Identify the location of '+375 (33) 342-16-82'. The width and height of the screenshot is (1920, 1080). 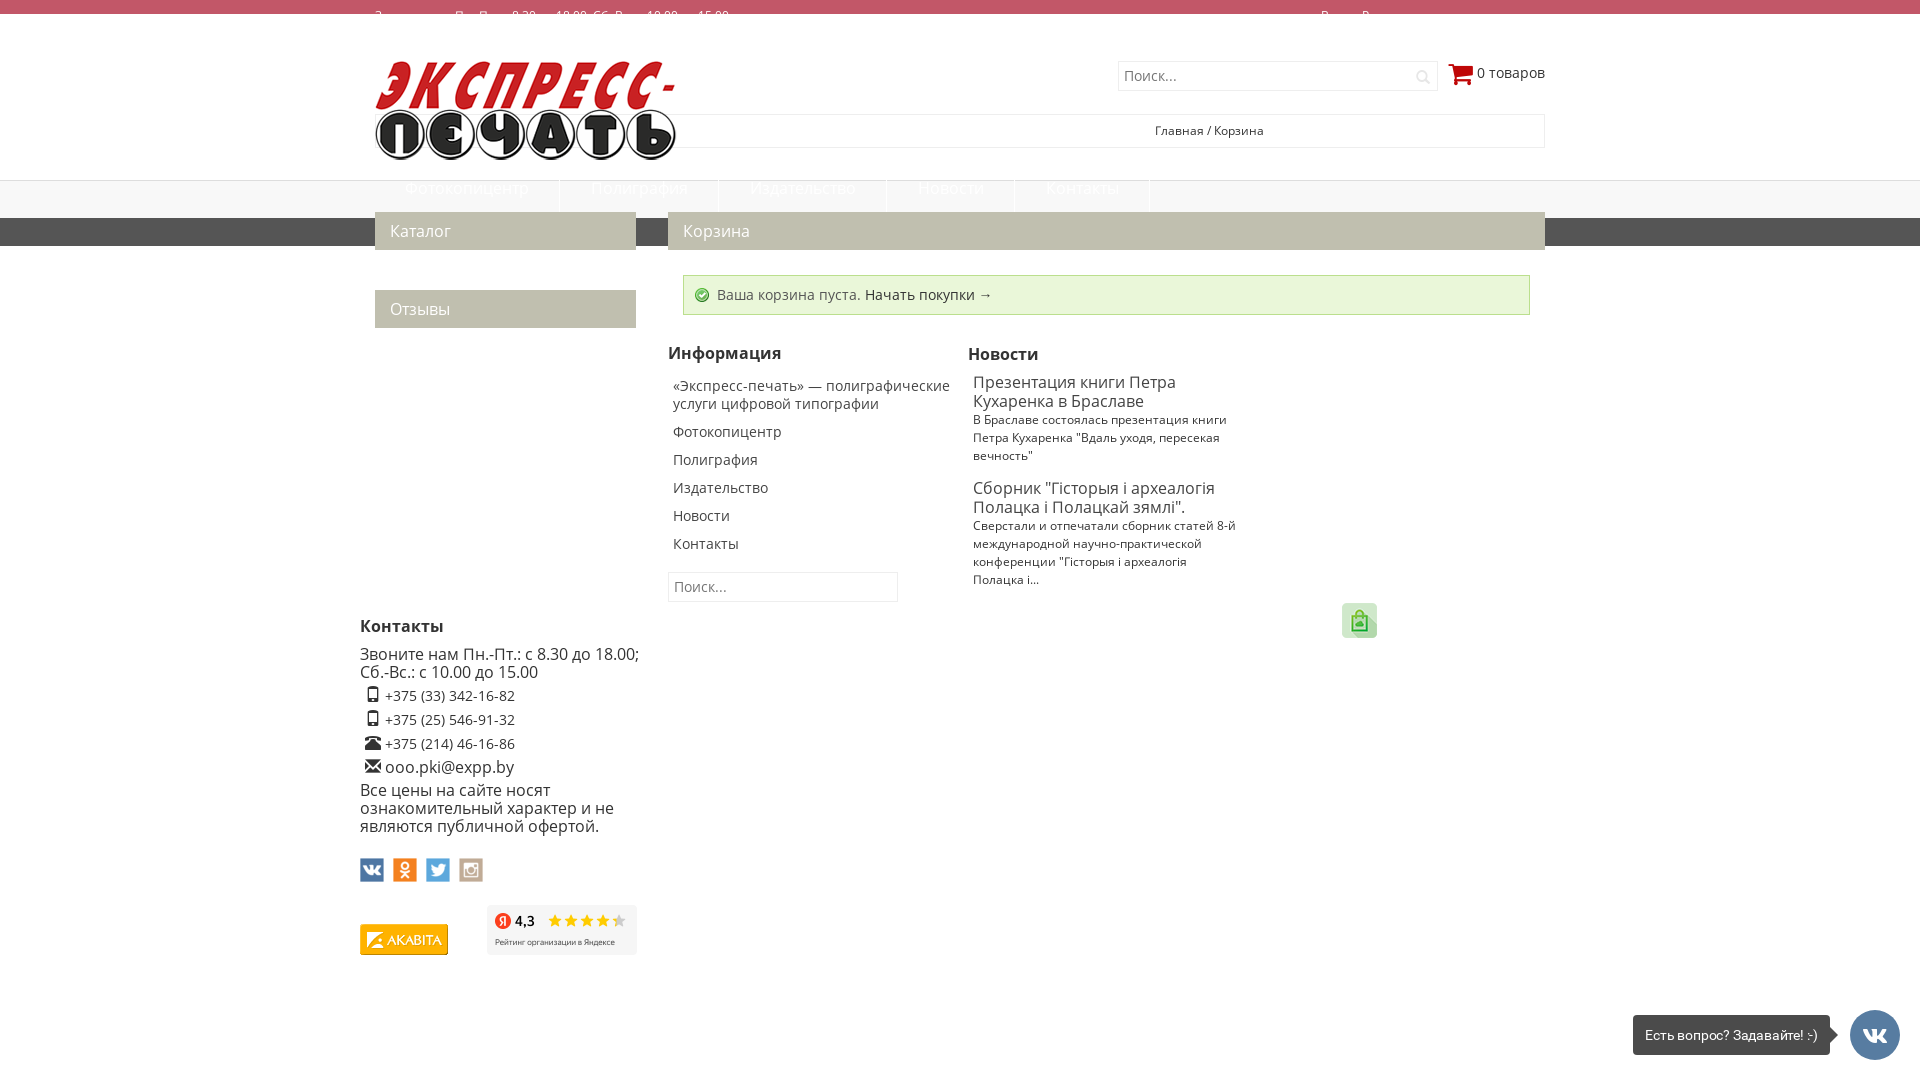
(449, 694).